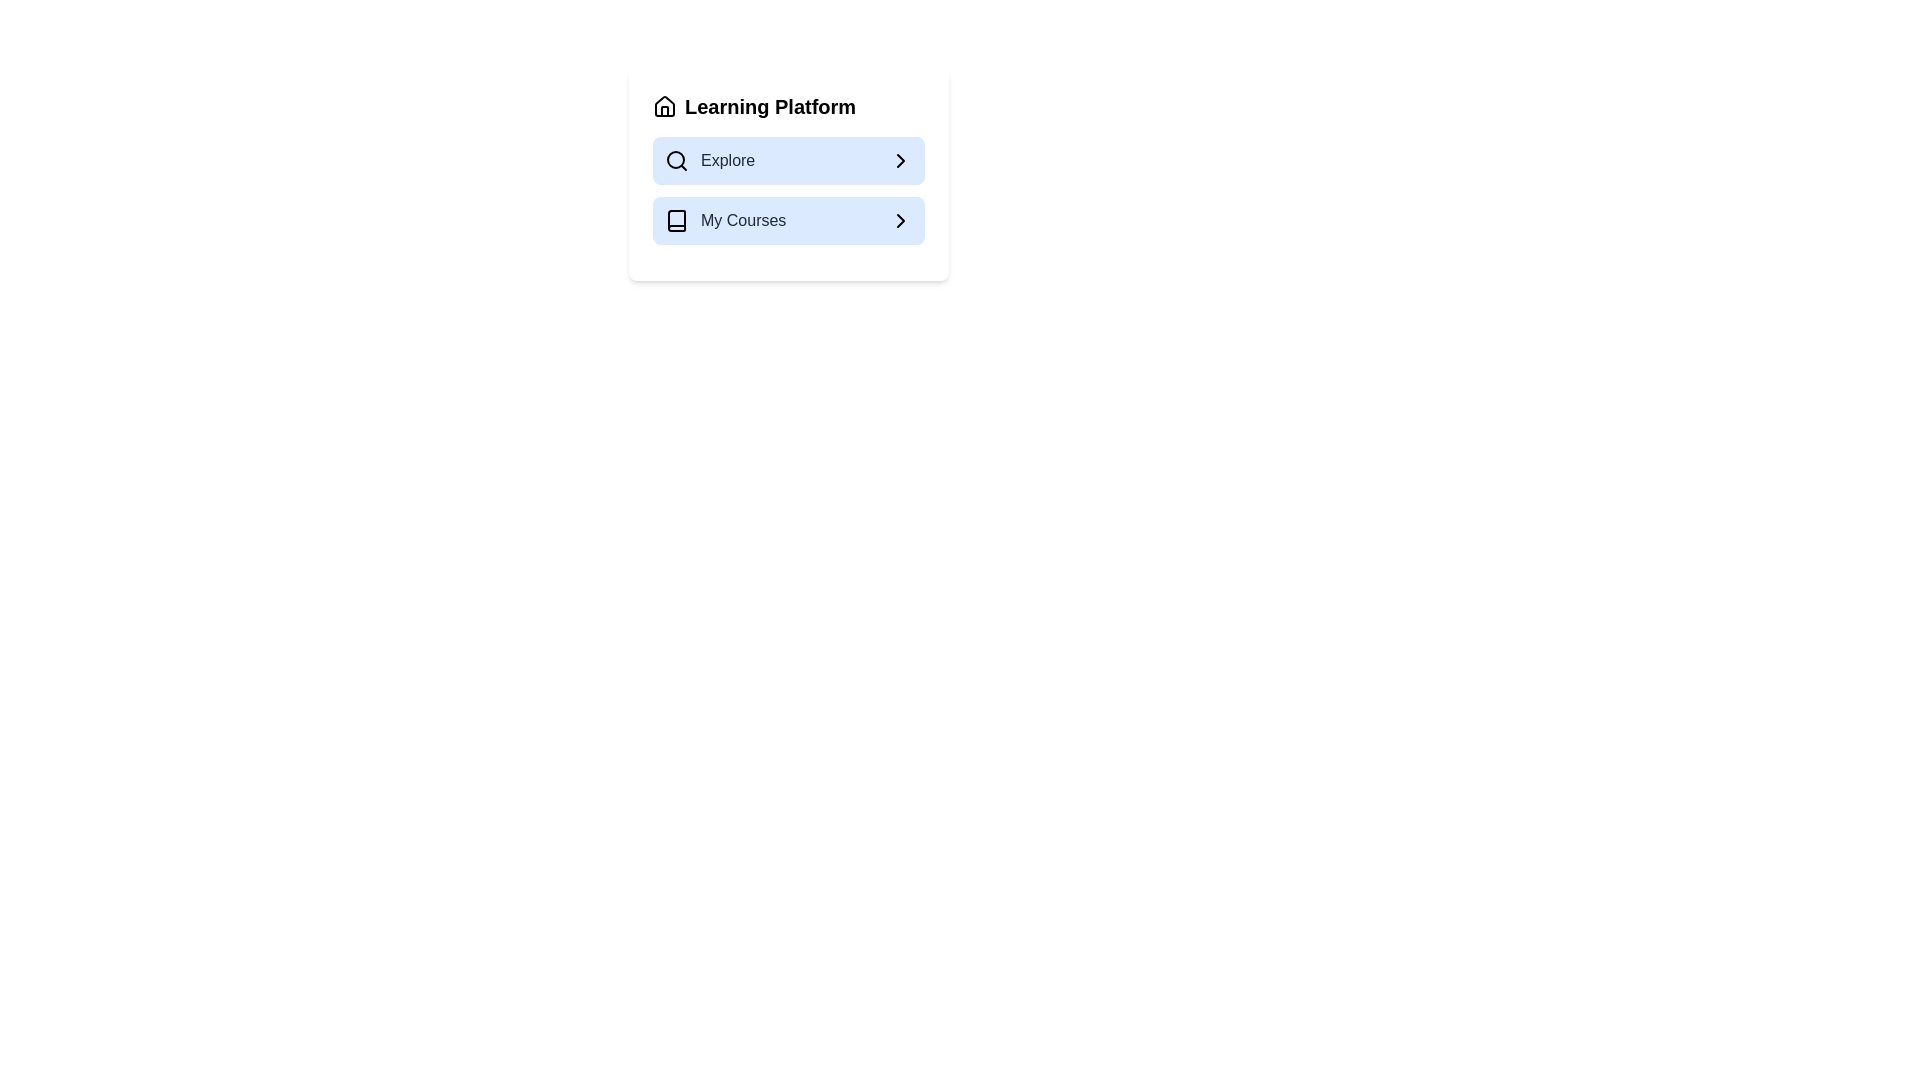 The height and width of the screenshot is (1080, 1920). What do you see at coordinates (900, 220) in the screenshot?
I see `the arrow or chevron icon located in the 'My Courses' section of the navigation menu, positioned to the right of the 'My Courses' text` at bounding box center [900, 220].